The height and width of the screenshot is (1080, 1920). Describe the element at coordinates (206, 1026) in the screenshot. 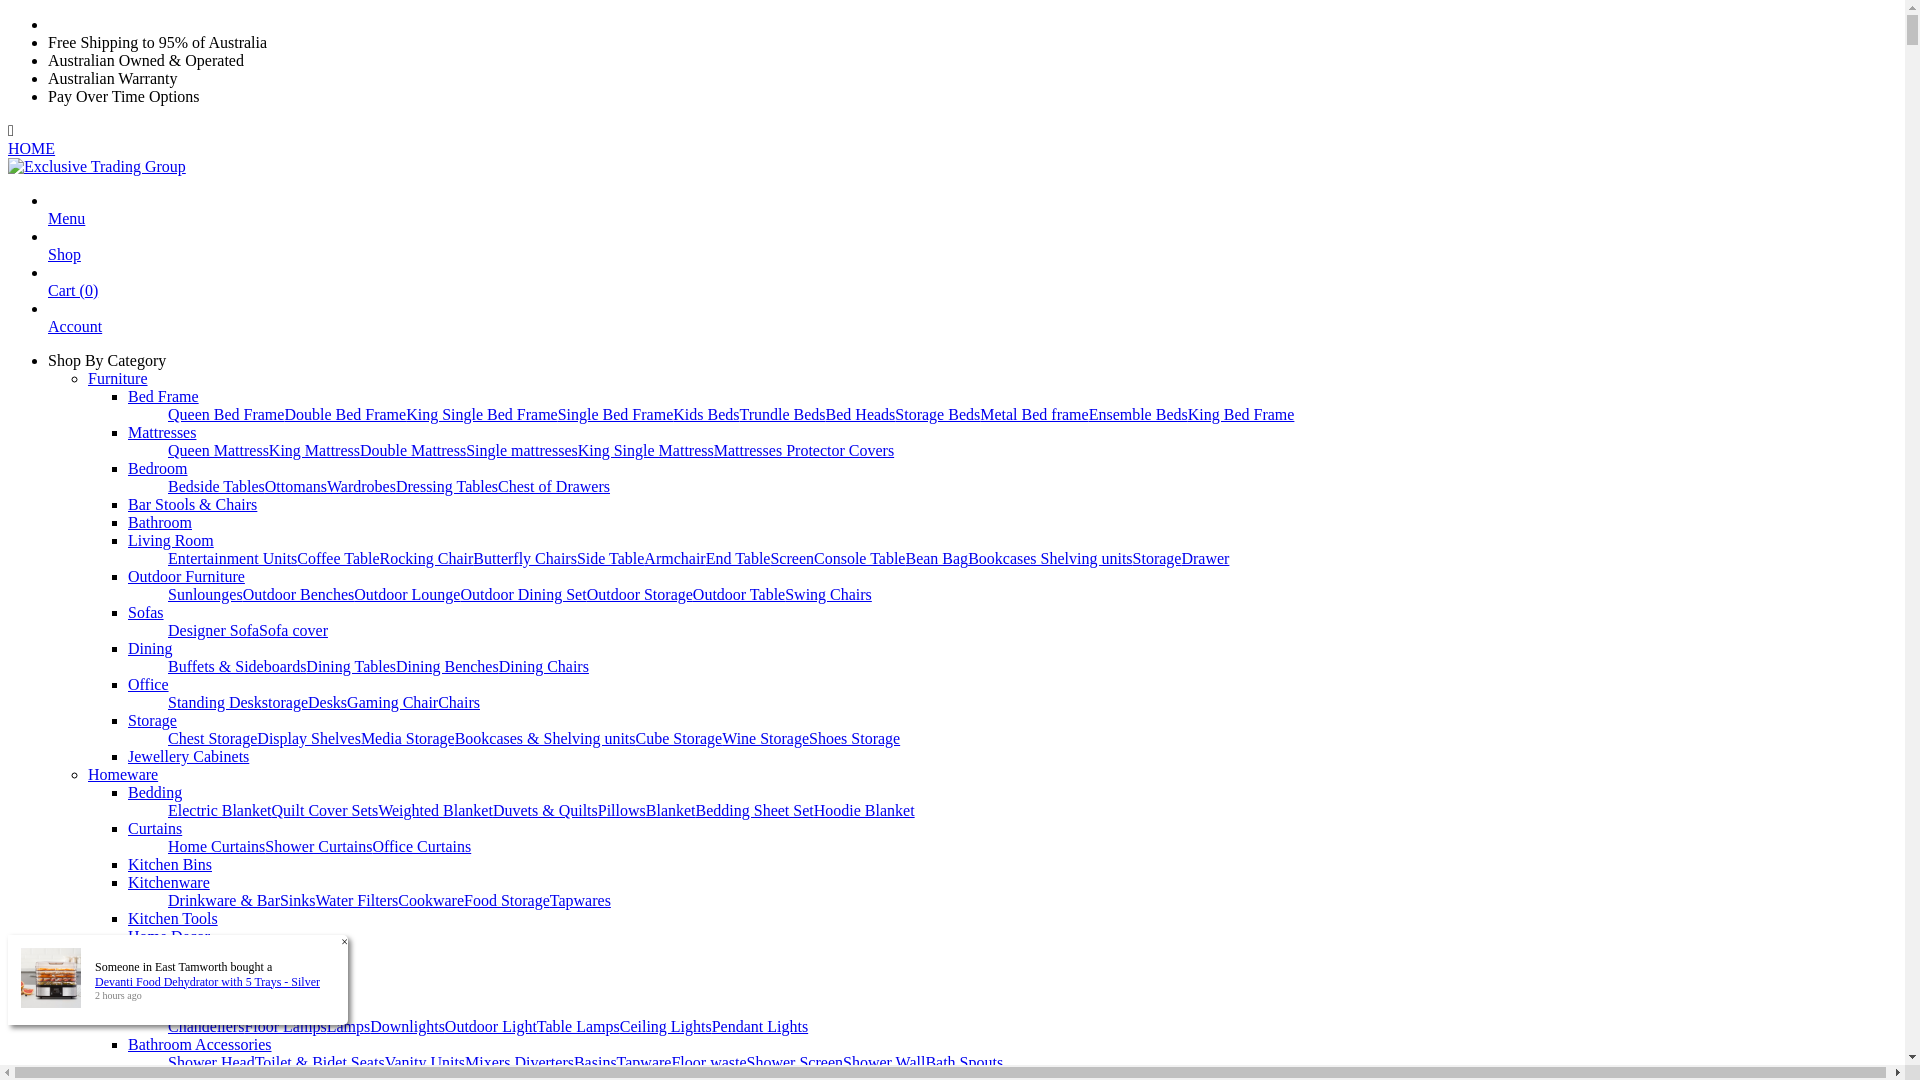

I see `'Chandeliers'` at that location.